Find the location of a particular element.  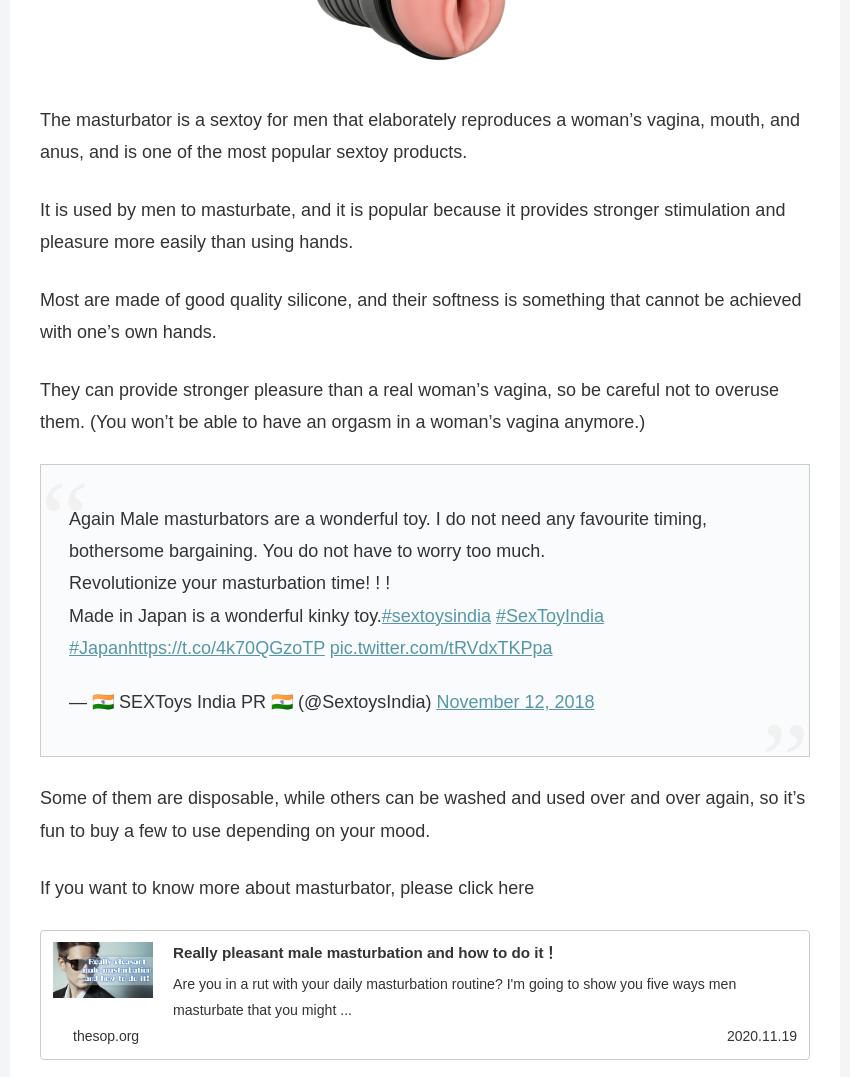

'Really pleasant male masturbation and how to do it！' is located at coordinates (364, 951).